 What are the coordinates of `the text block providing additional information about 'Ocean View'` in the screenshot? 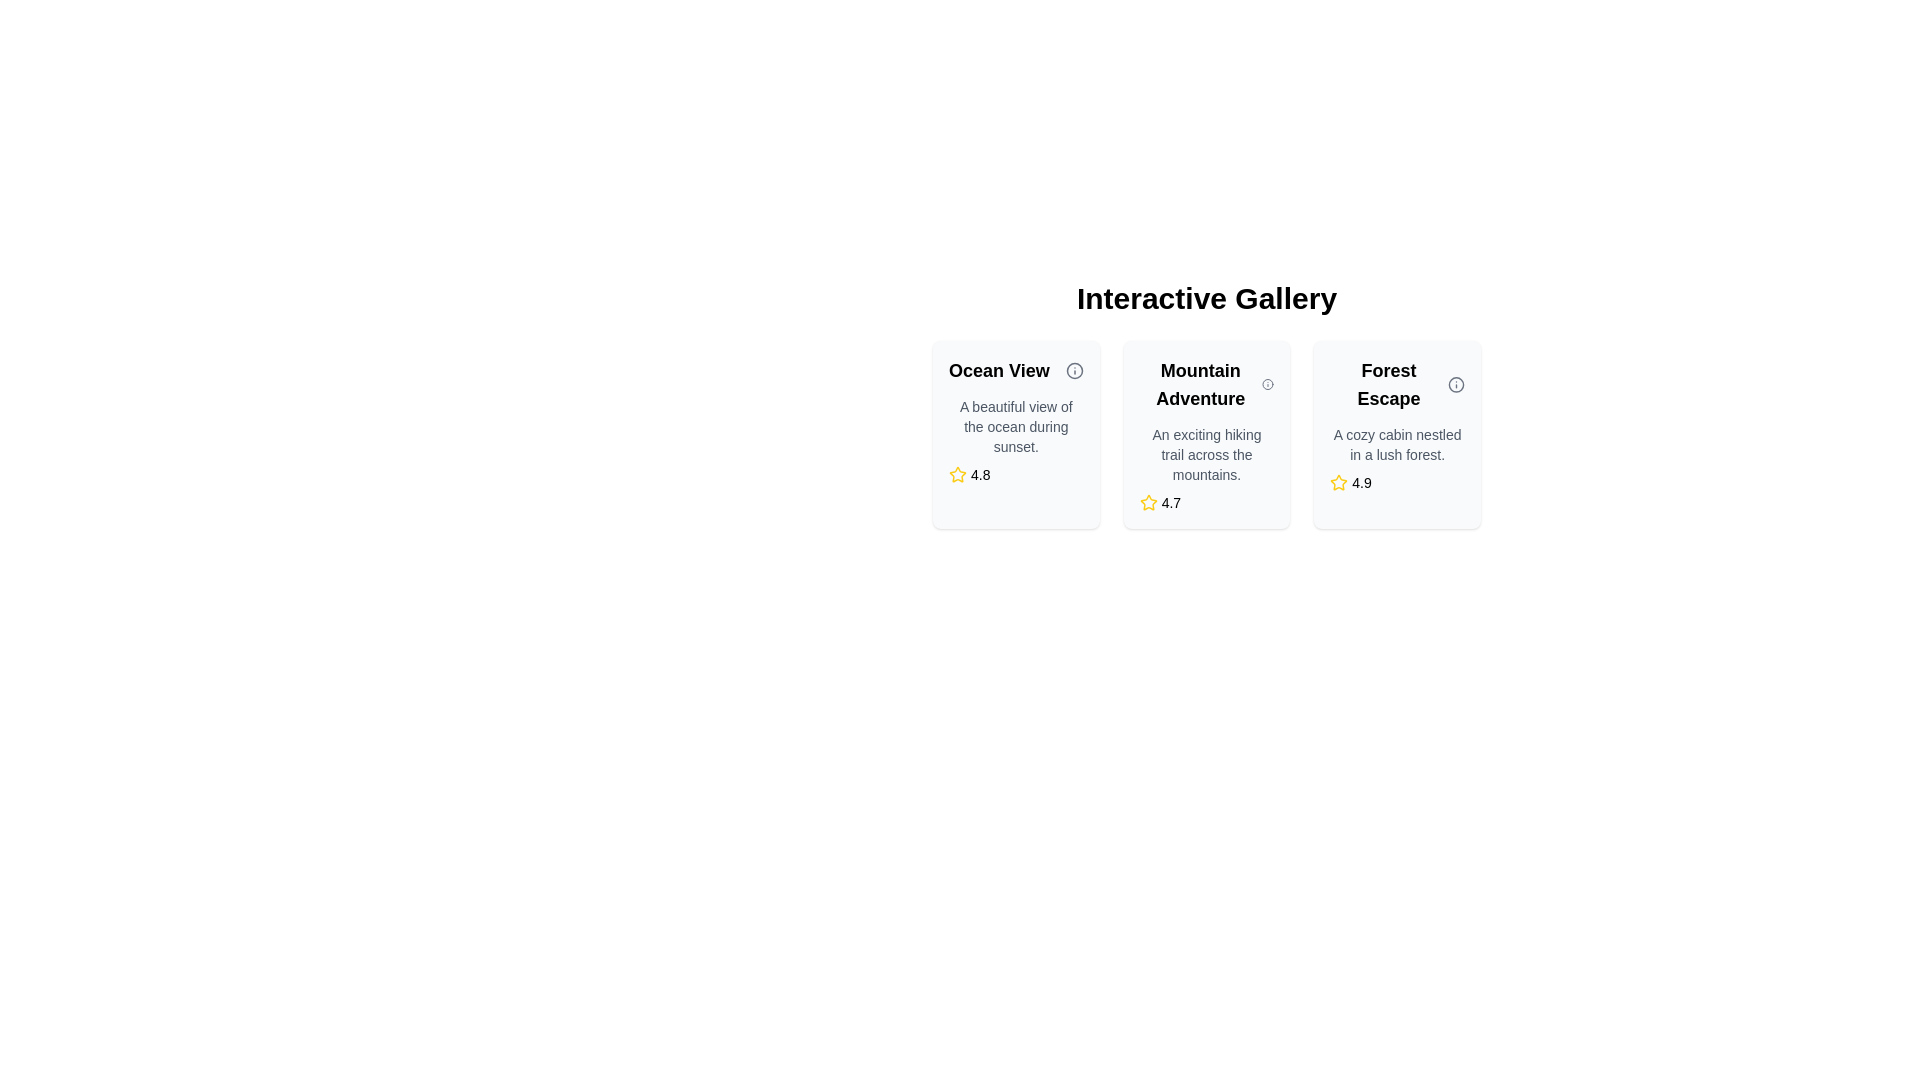 It's located at (1016, 426).